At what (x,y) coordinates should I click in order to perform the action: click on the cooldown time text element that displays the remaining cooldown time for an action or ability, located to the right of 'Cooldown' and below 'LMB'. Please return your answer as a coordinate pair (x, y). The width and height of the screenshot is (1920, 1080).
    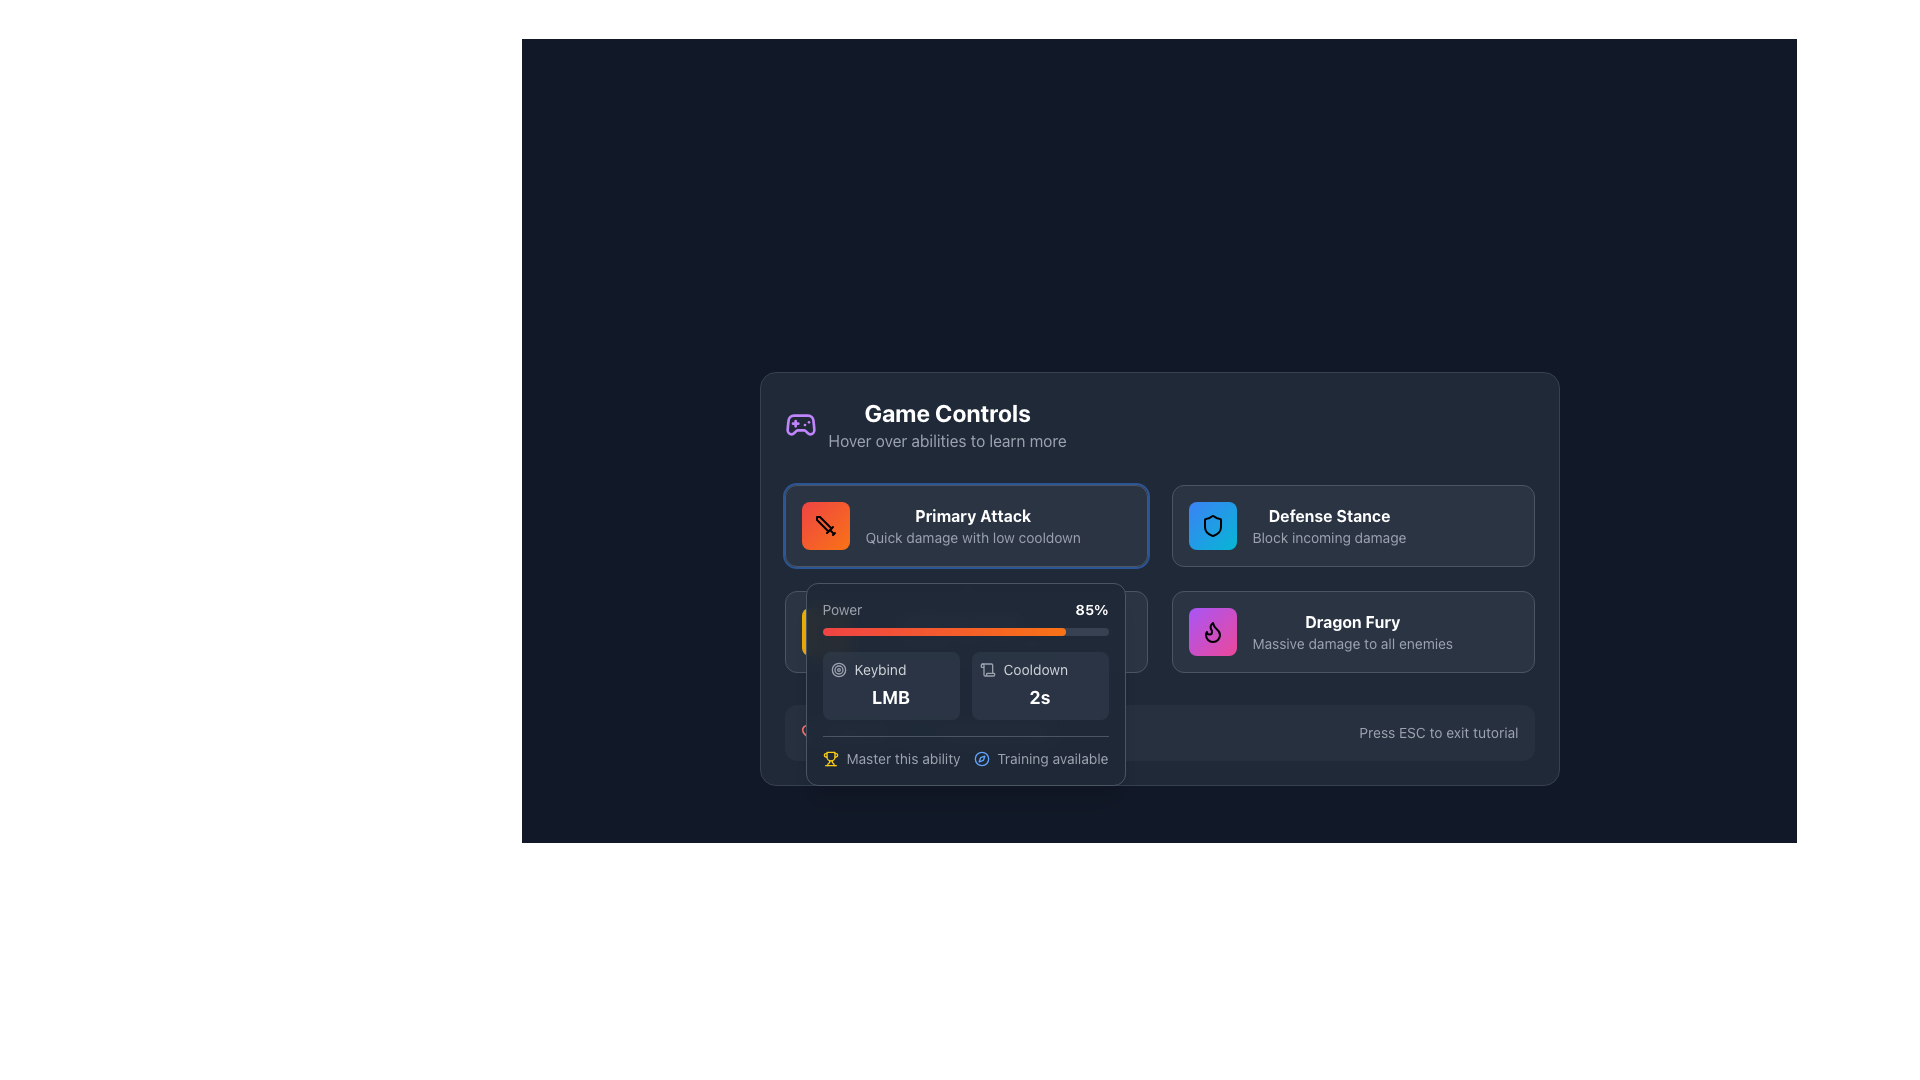
    Looking at the image, I should click on (1040, 697).